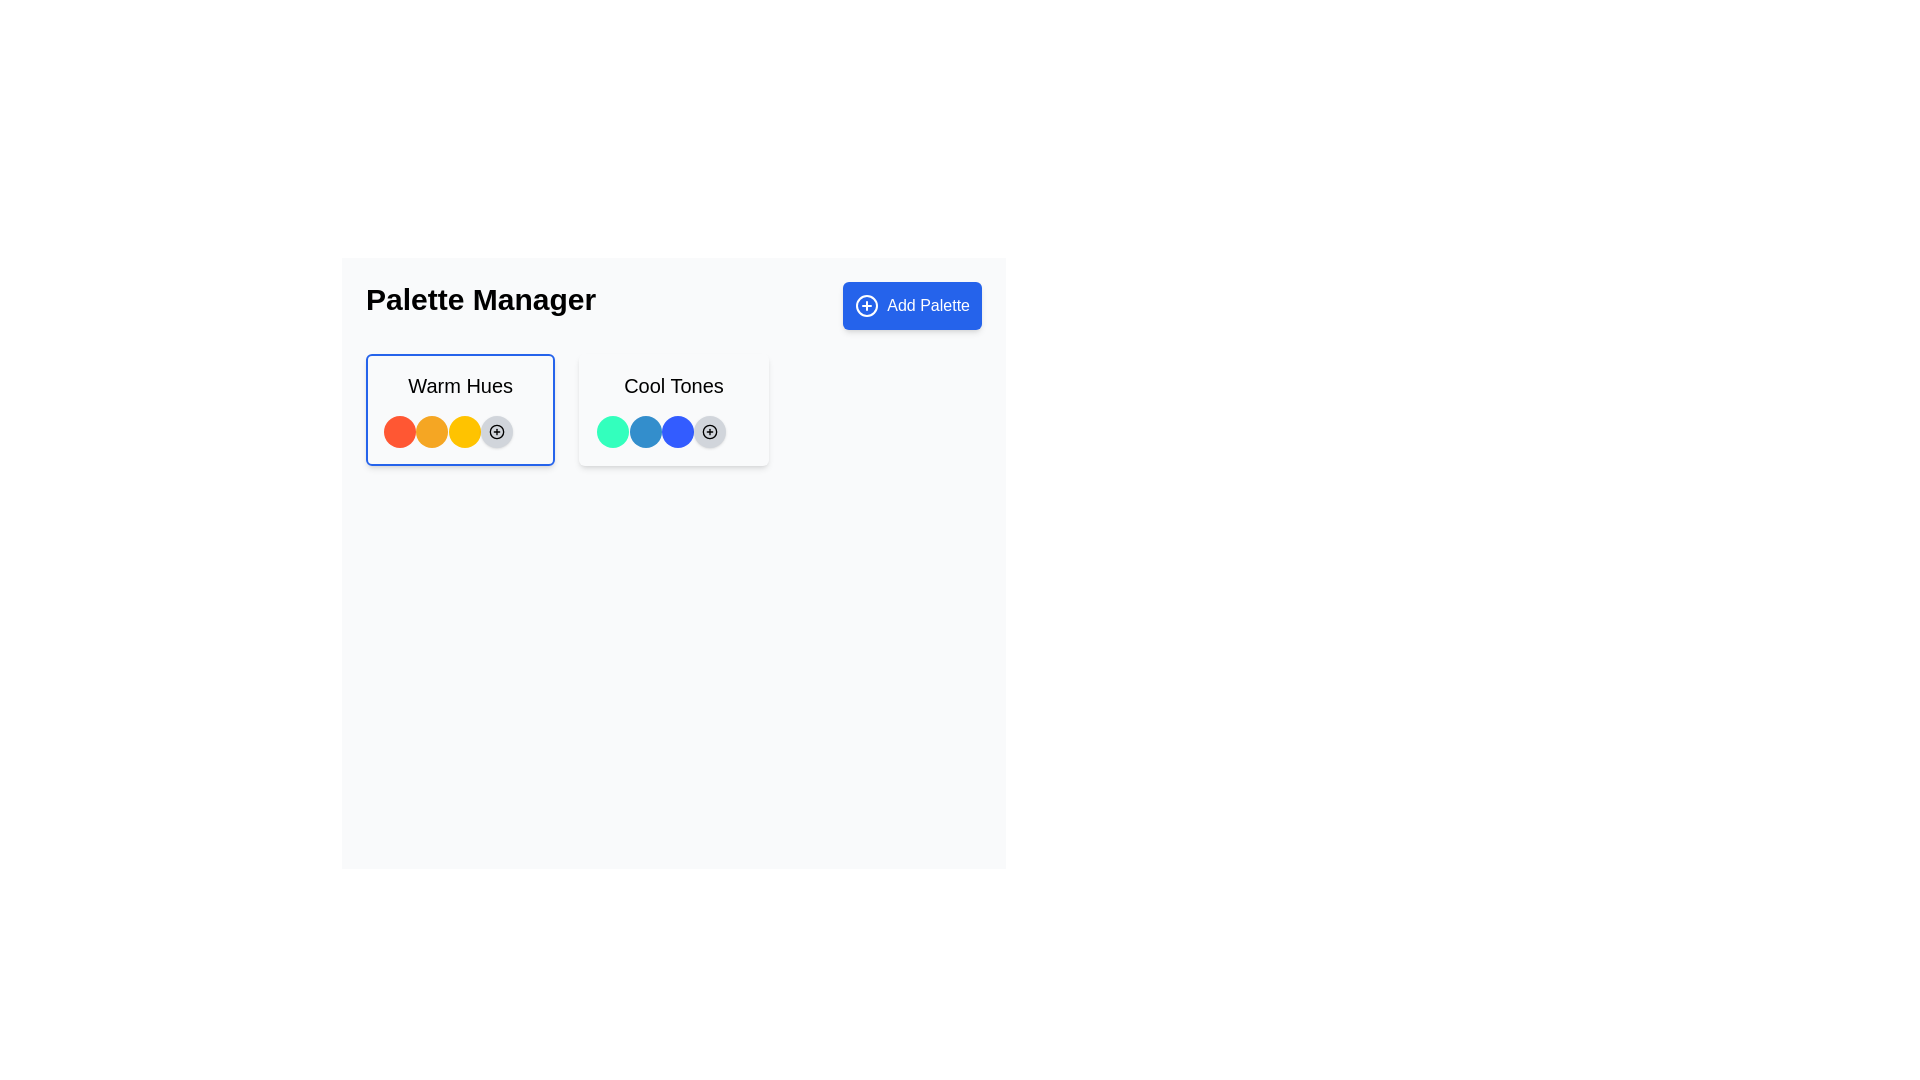 Image resolution: width=1920 pixels, height=1080 pixels. What do you see at coordinates (399, 431) in the screenshot?
I see `the first color swatch in the 'Warm Hues' palette, which is a circular shape with a bright red background` at bounding box center [399, 431].